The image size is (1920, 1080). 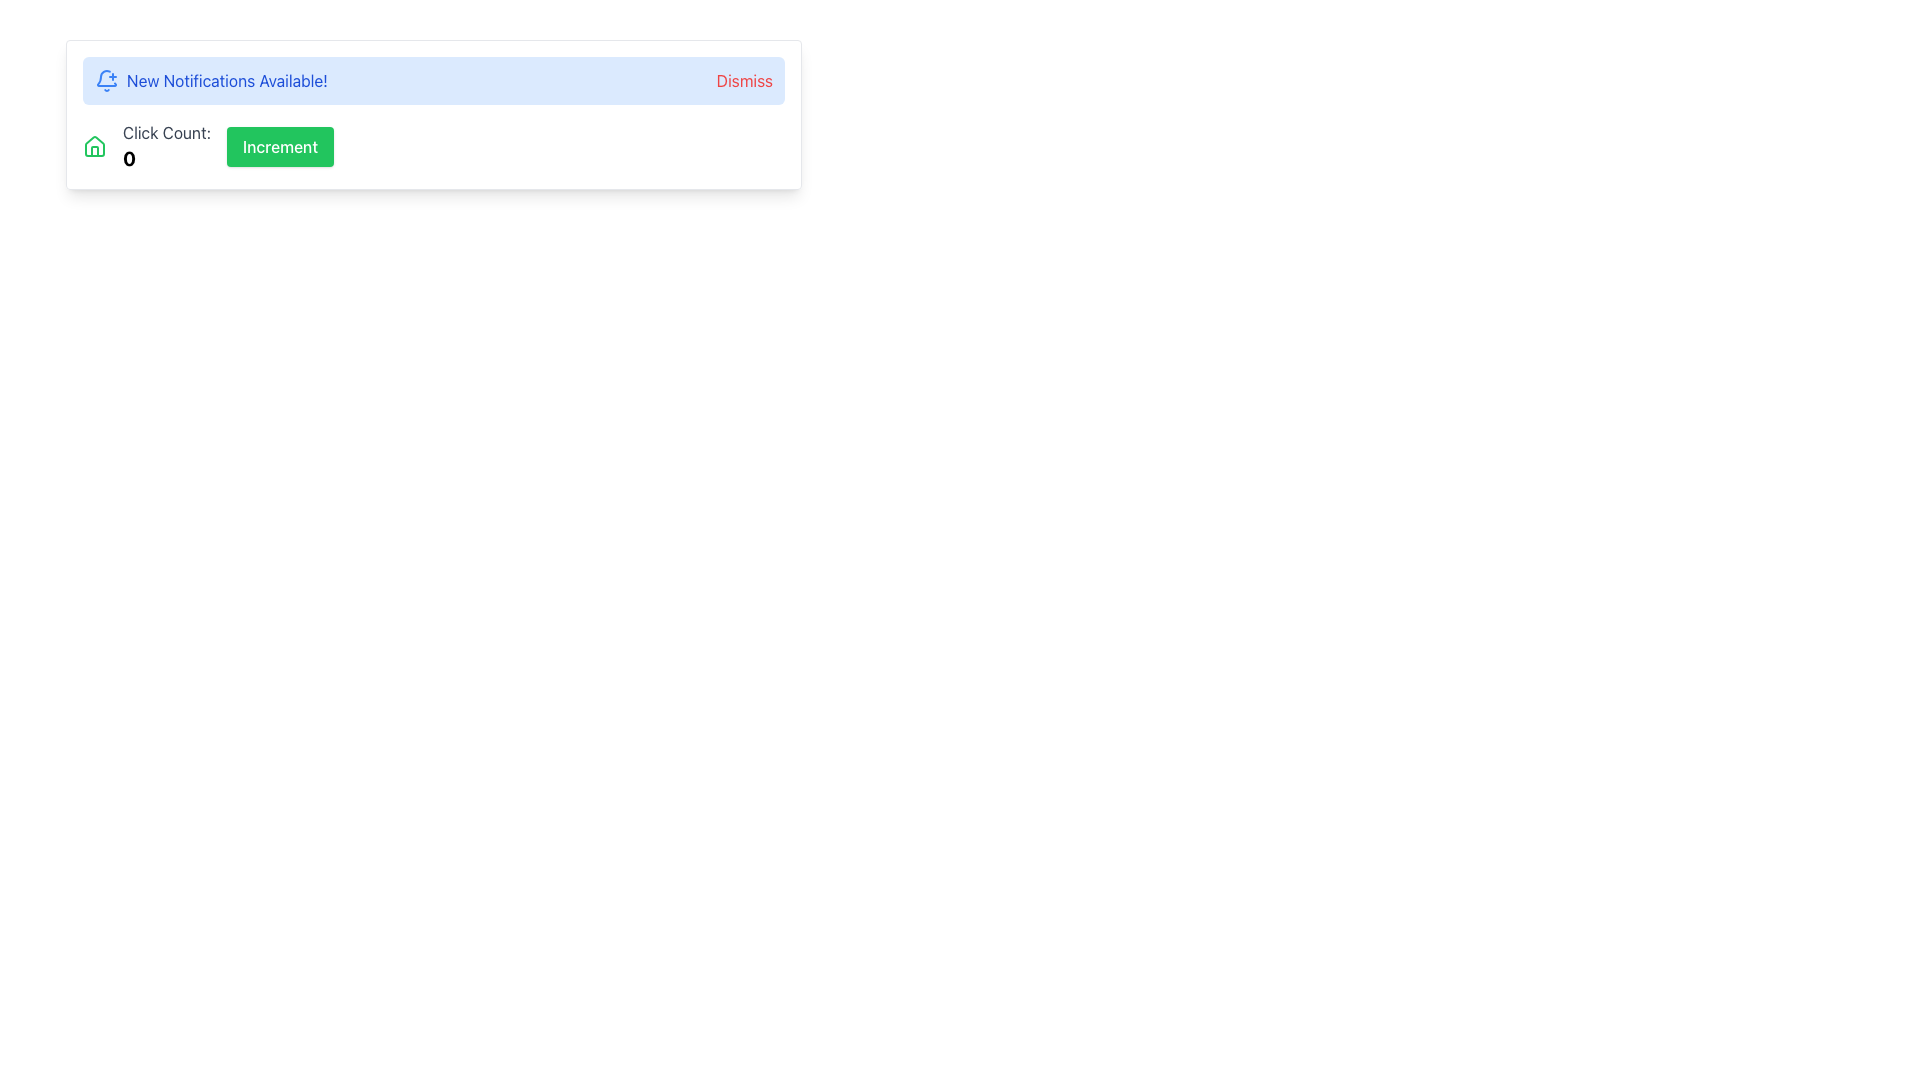 I want to click on the notification banner with a light blue background and a dismiss button that says 'New Notifications Available!', so click(x=432, y=80).